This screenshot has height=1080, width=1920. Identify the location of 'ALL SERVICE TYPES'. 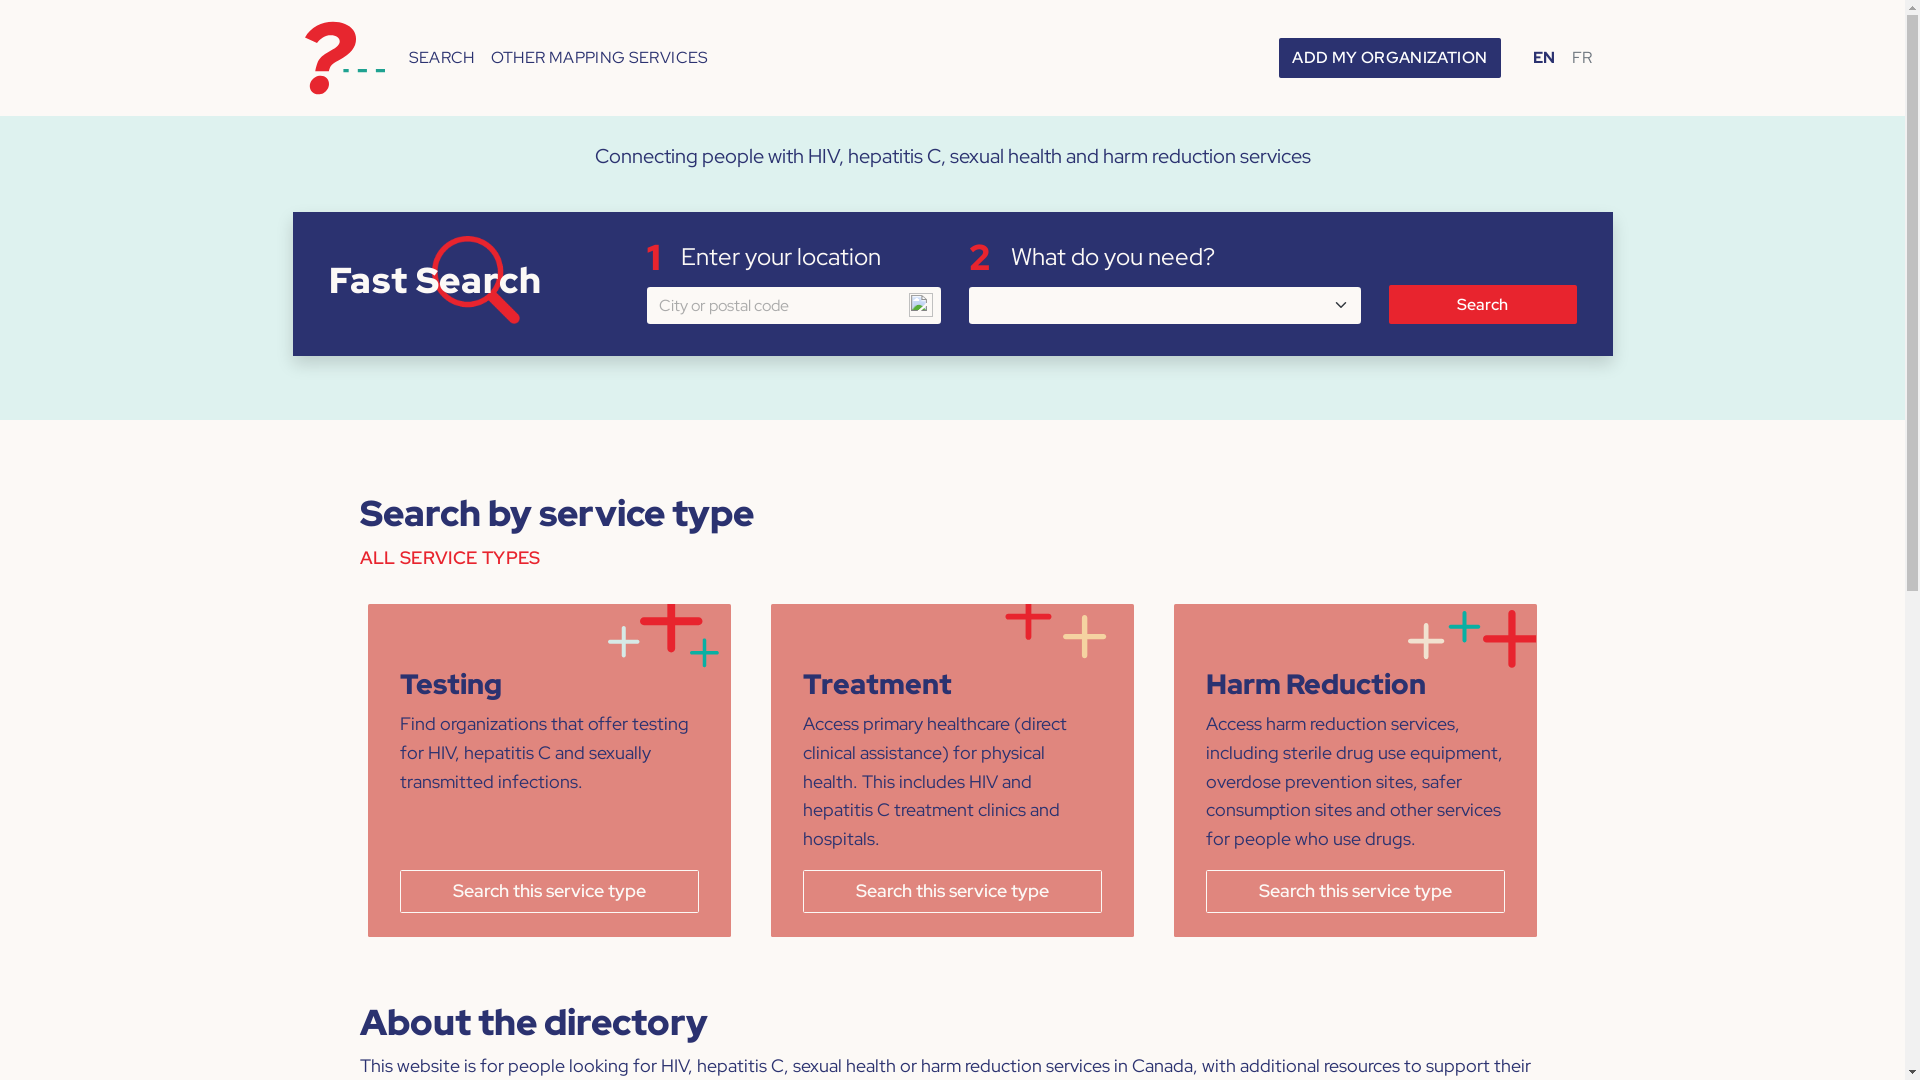
(360, 565).